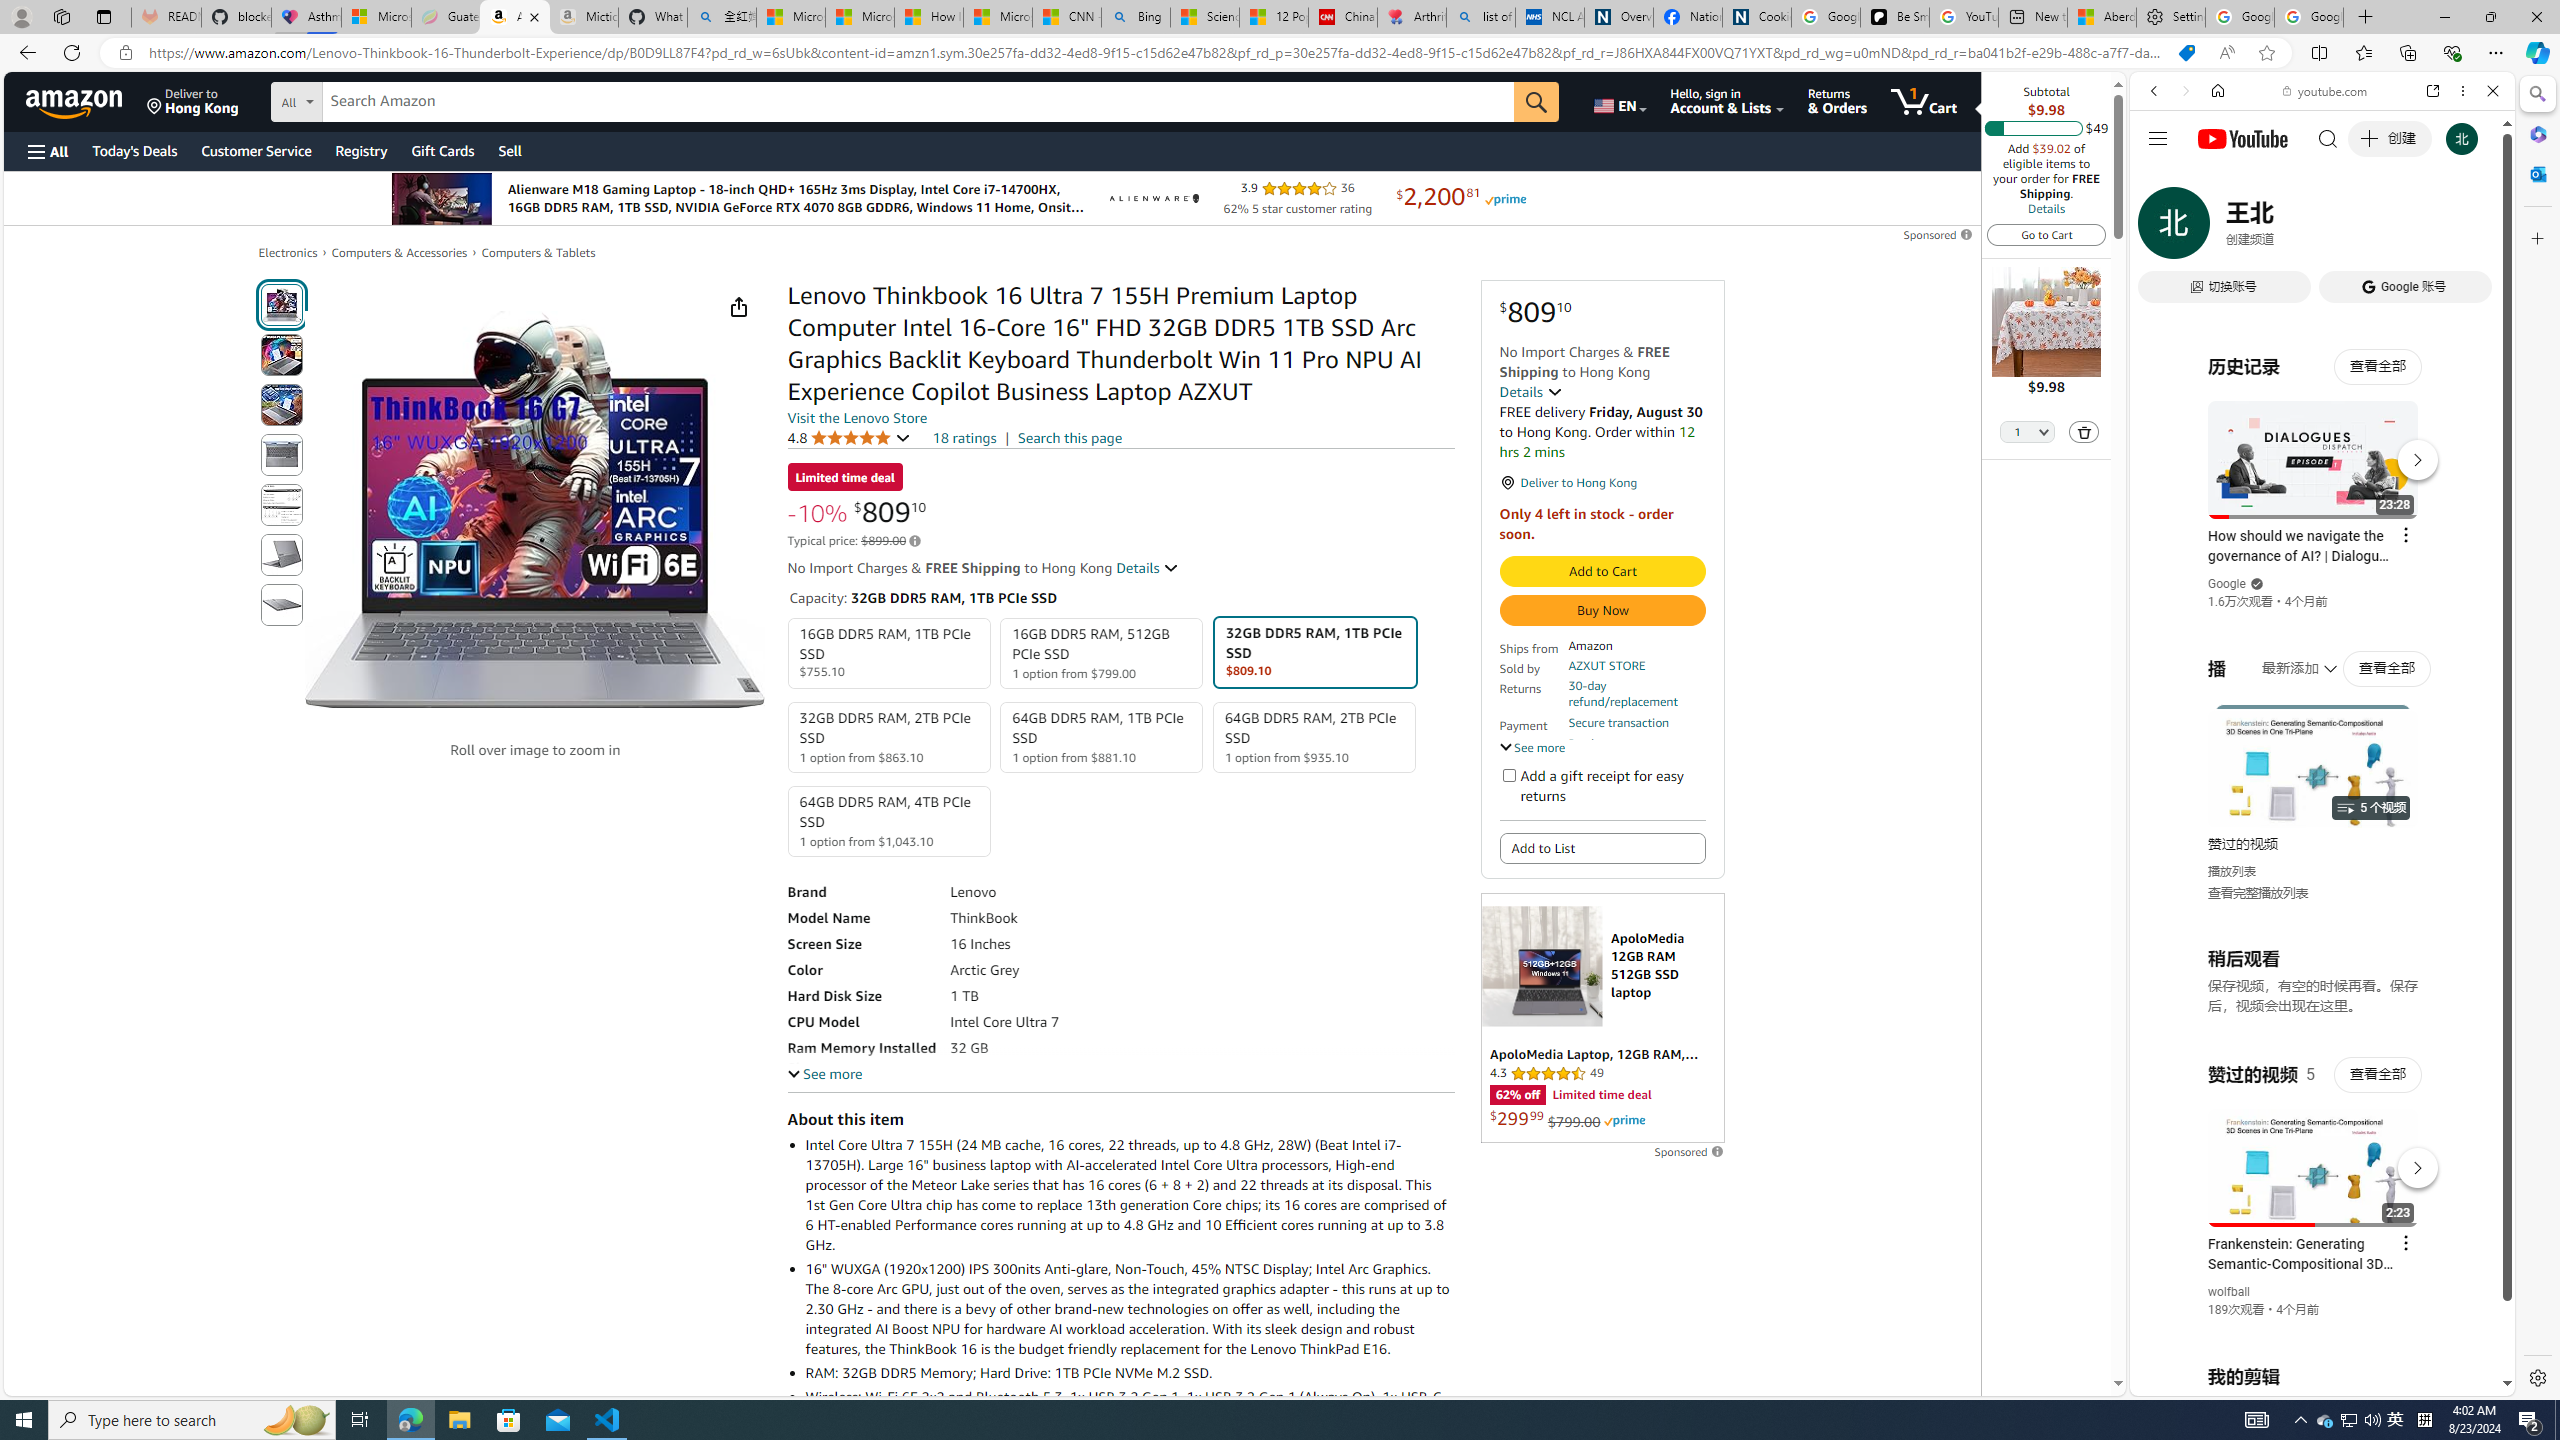  I want to click on 'Sell', so click(509, 150).